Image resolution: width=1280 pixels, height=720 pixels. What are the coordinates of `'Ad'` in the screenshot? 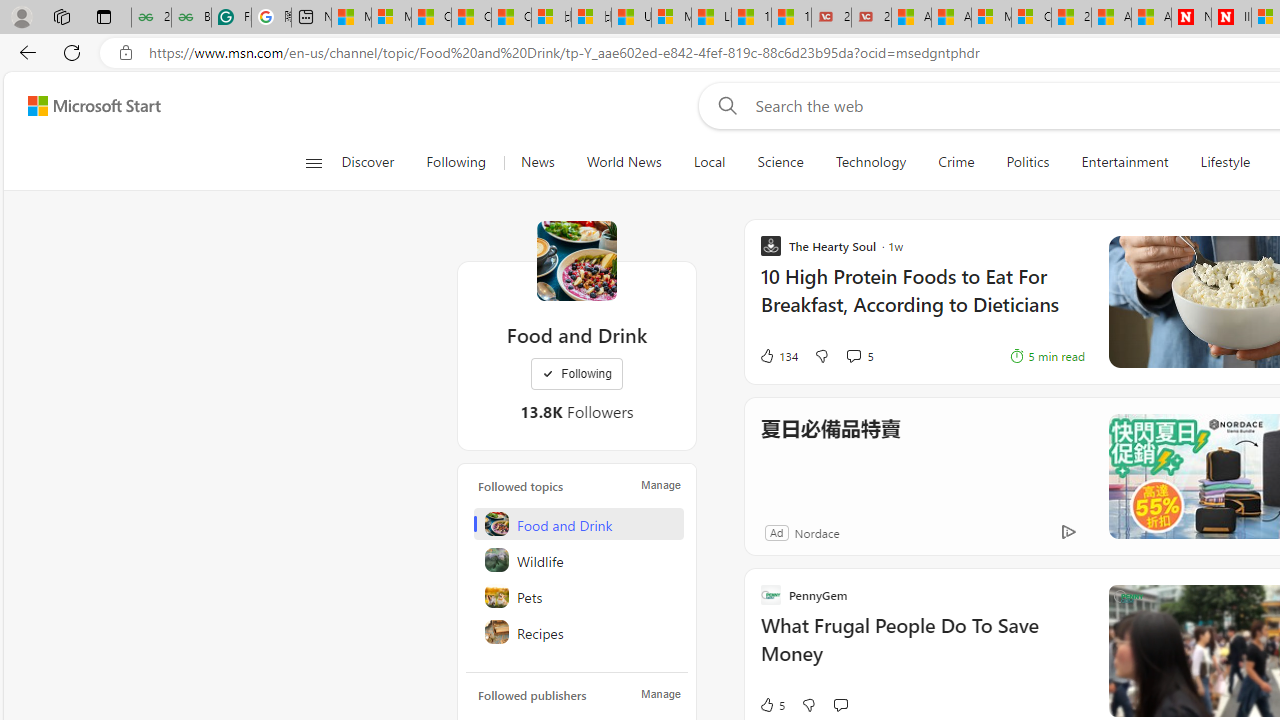 It's located at (775, 531).